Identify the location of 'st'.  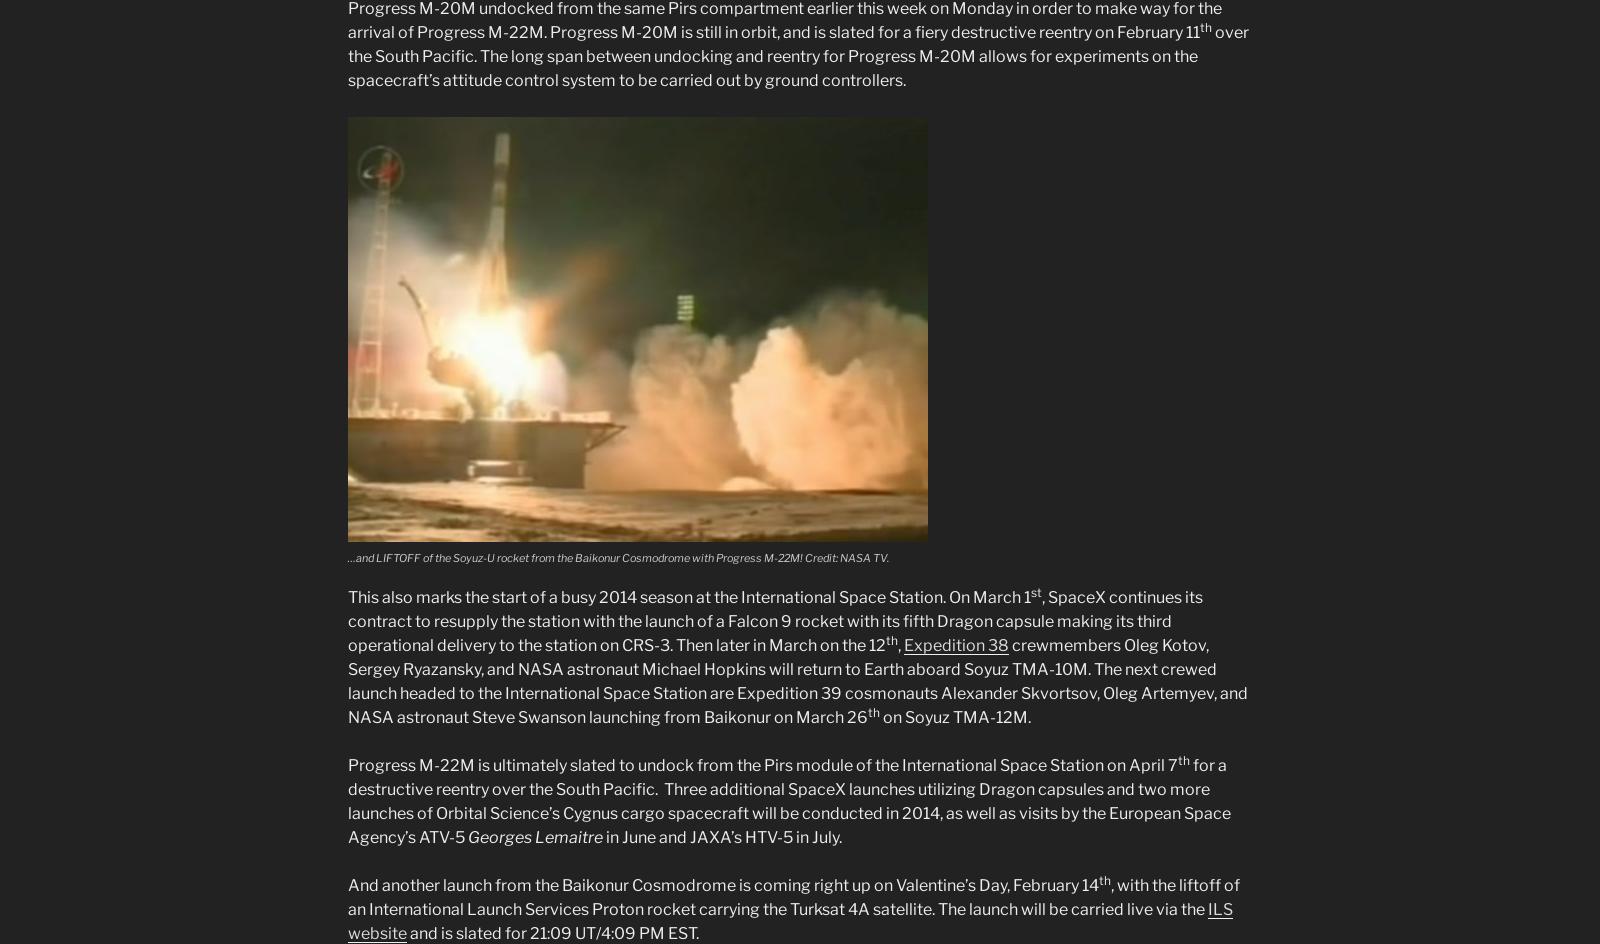
(1036, 592).